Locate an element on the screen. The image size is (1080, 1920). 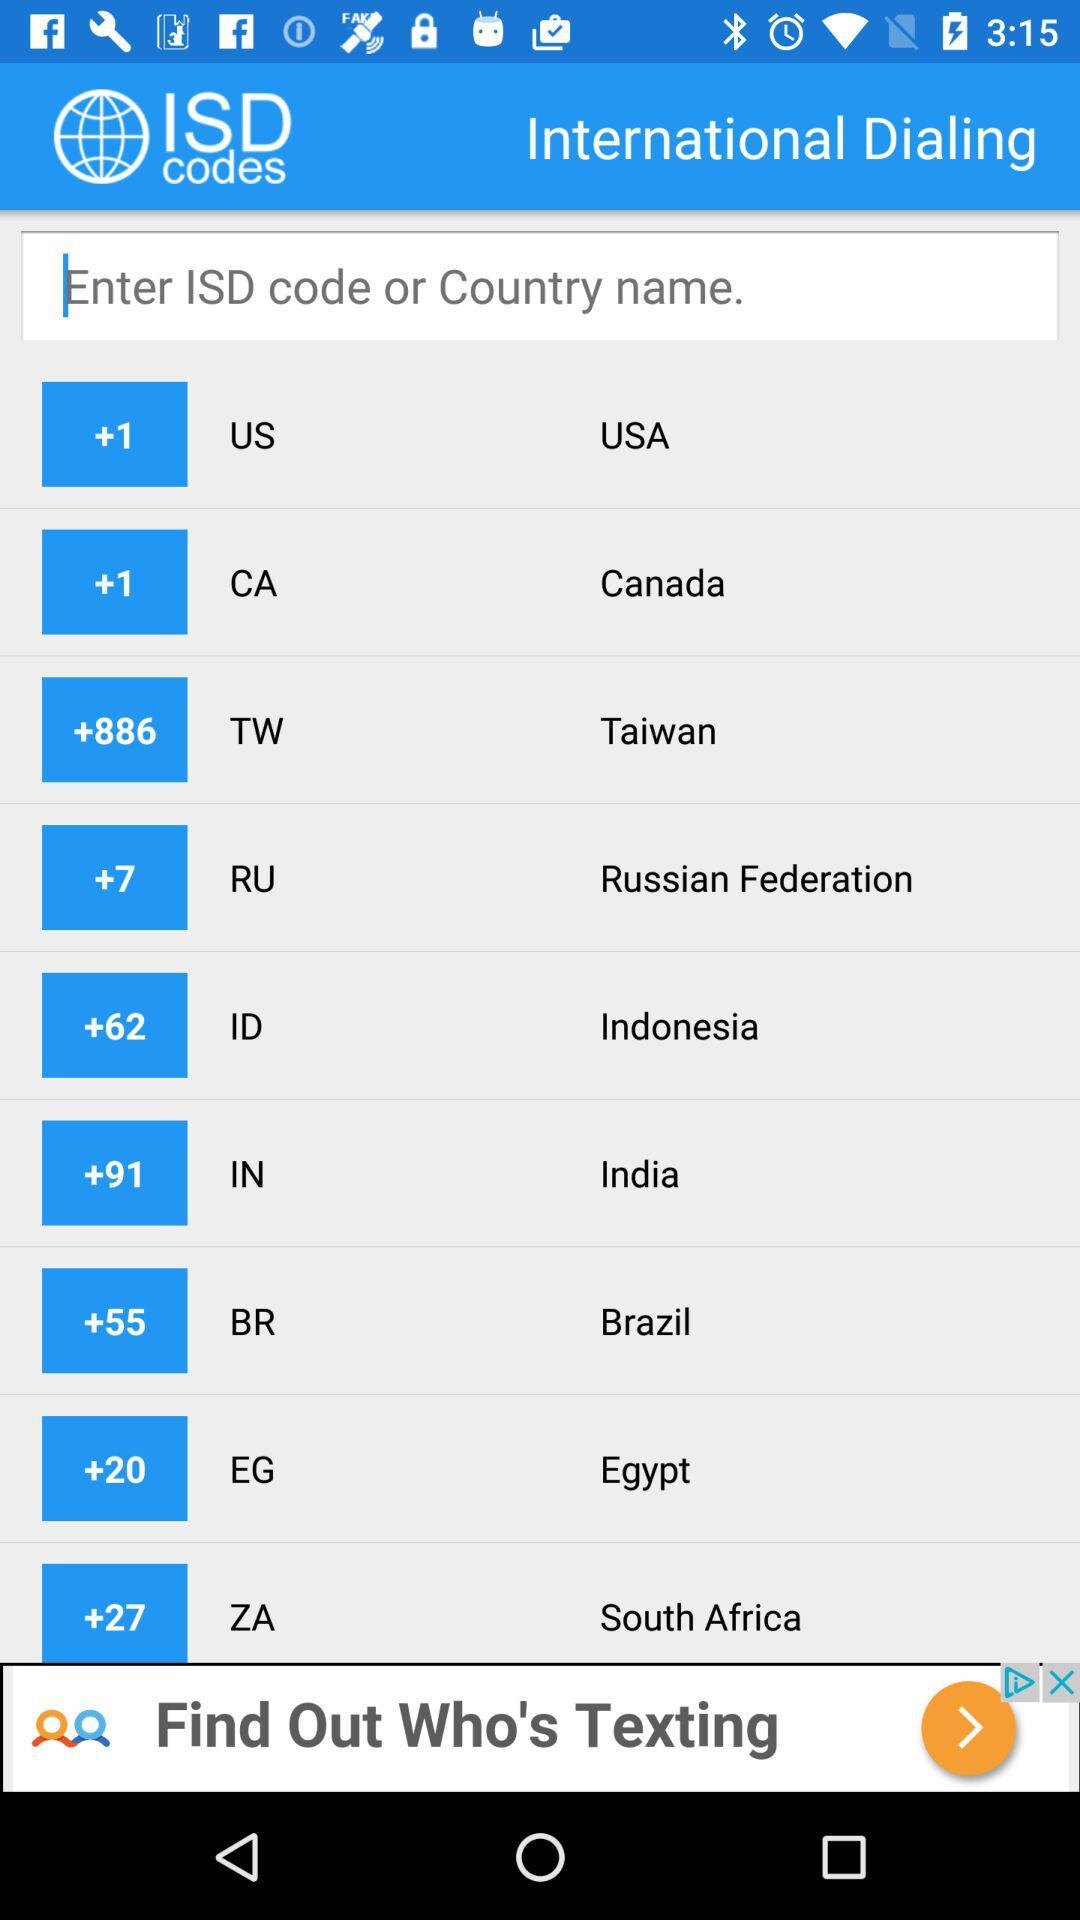
isd code/country field is located at coordinates (540, 284).